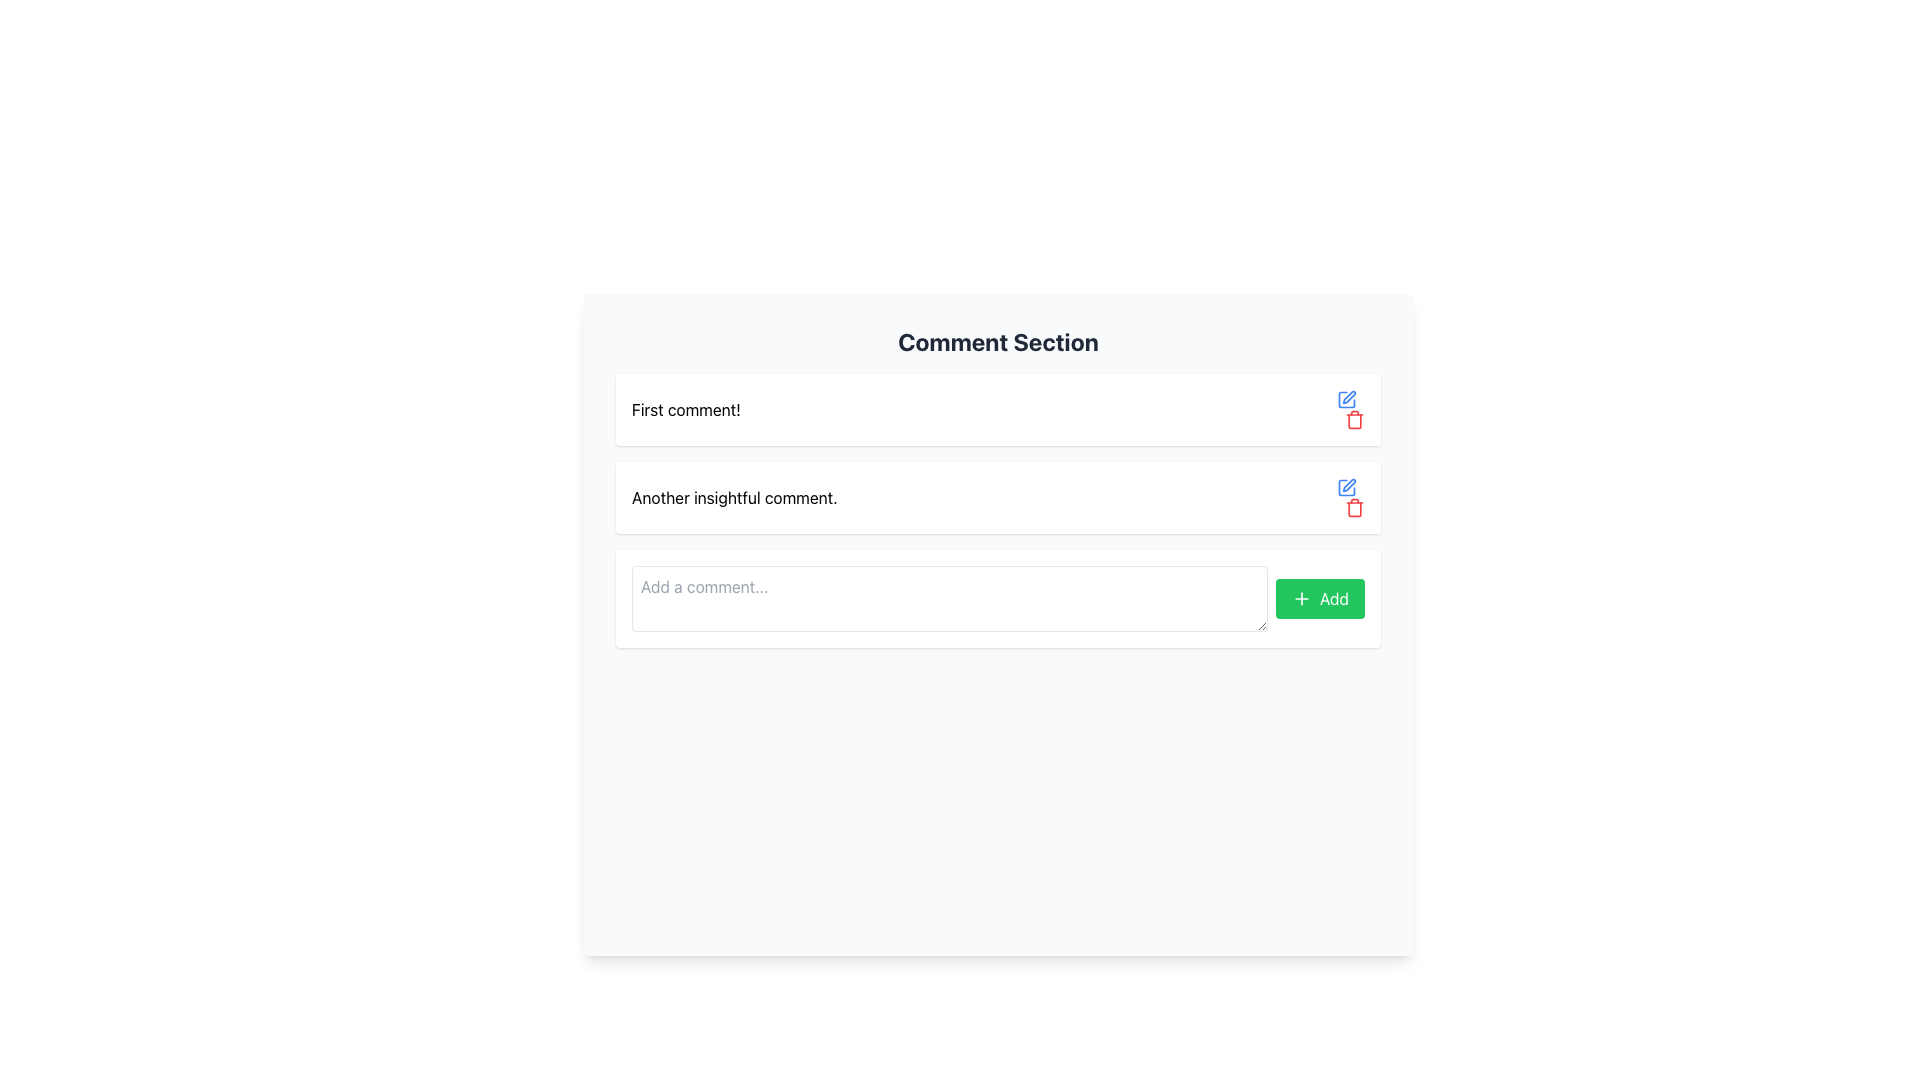 The height and width of the screenshot is (1080, 1920). Describe the element at coordinates (1301, 597) in the screenshot. I see `the decorative icon adjacent to the 'Add' button in the 'Comment Section' to emphasize its purpose for adding comments or items` at that location.